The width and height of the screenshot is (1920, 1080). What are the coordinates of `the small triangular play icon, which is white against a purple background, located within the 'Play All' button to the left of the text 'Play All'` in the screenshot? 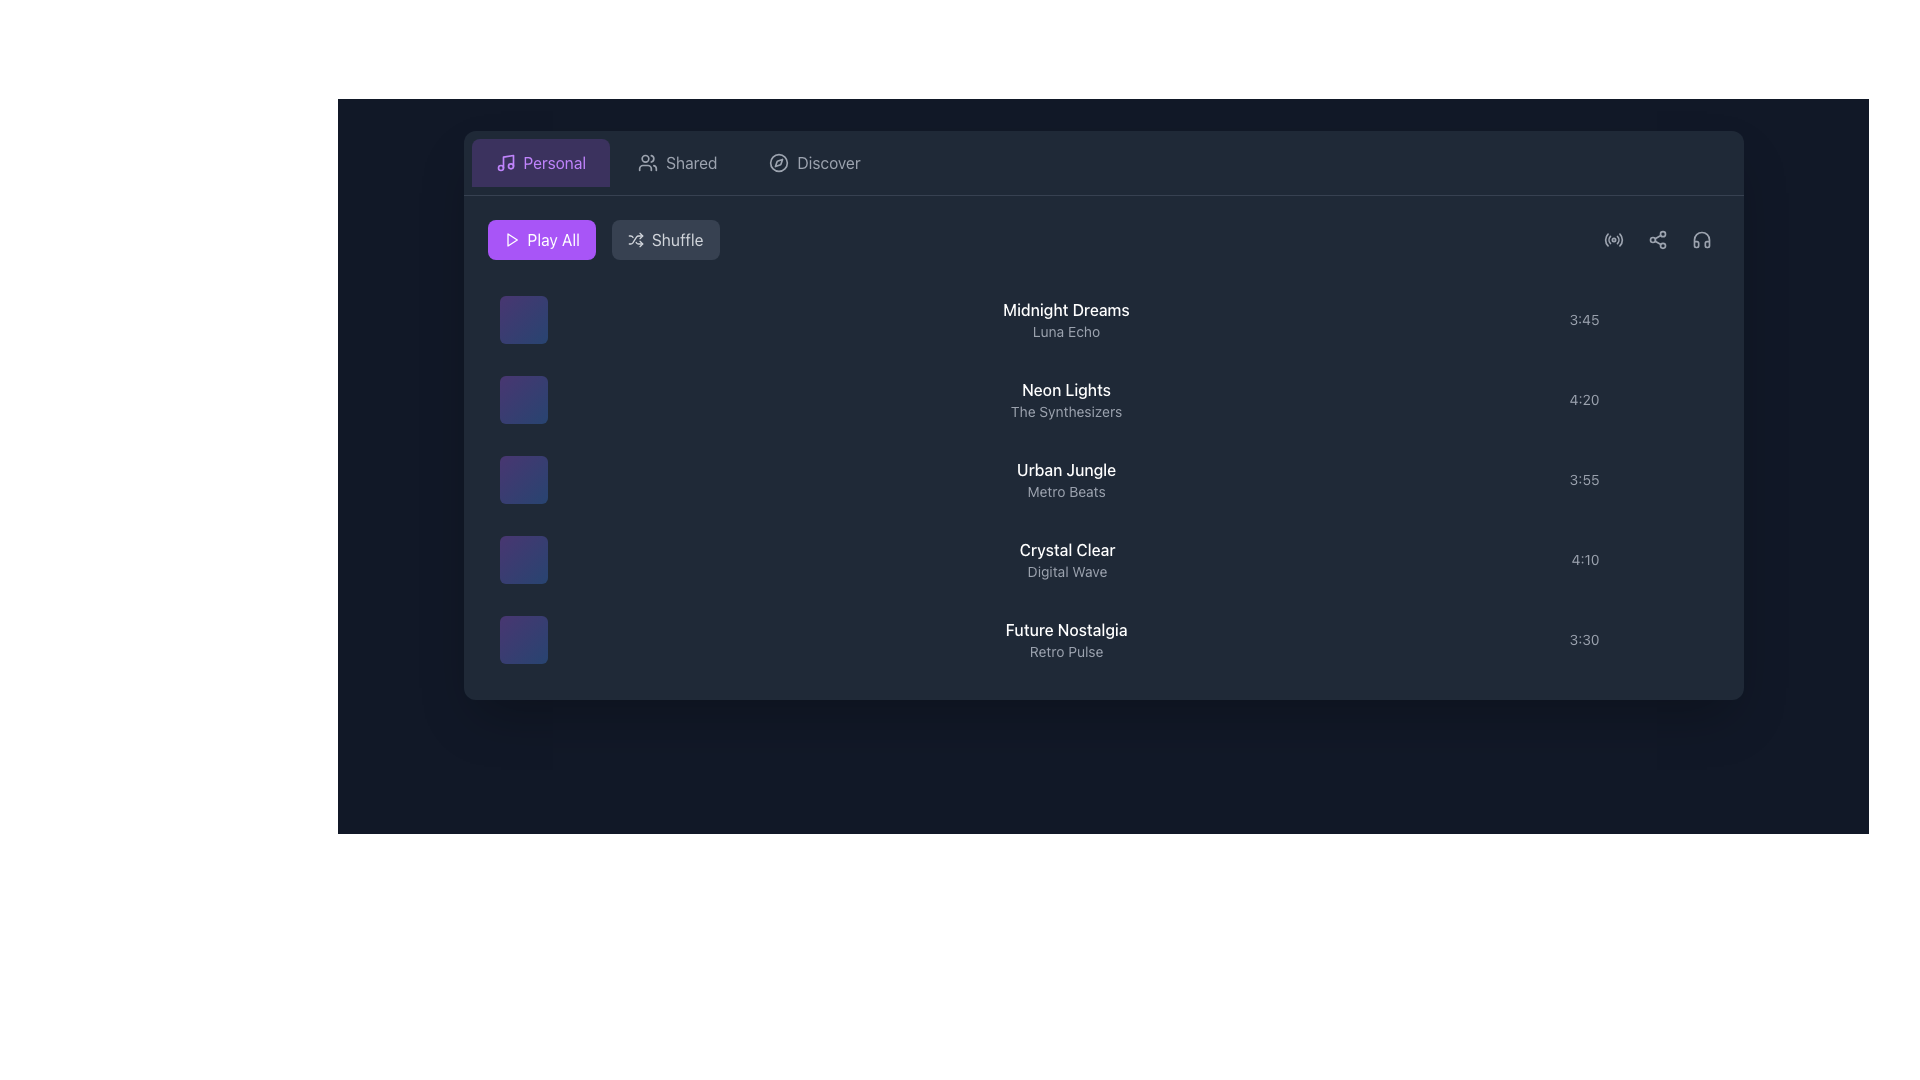 It's located at (511, 238).